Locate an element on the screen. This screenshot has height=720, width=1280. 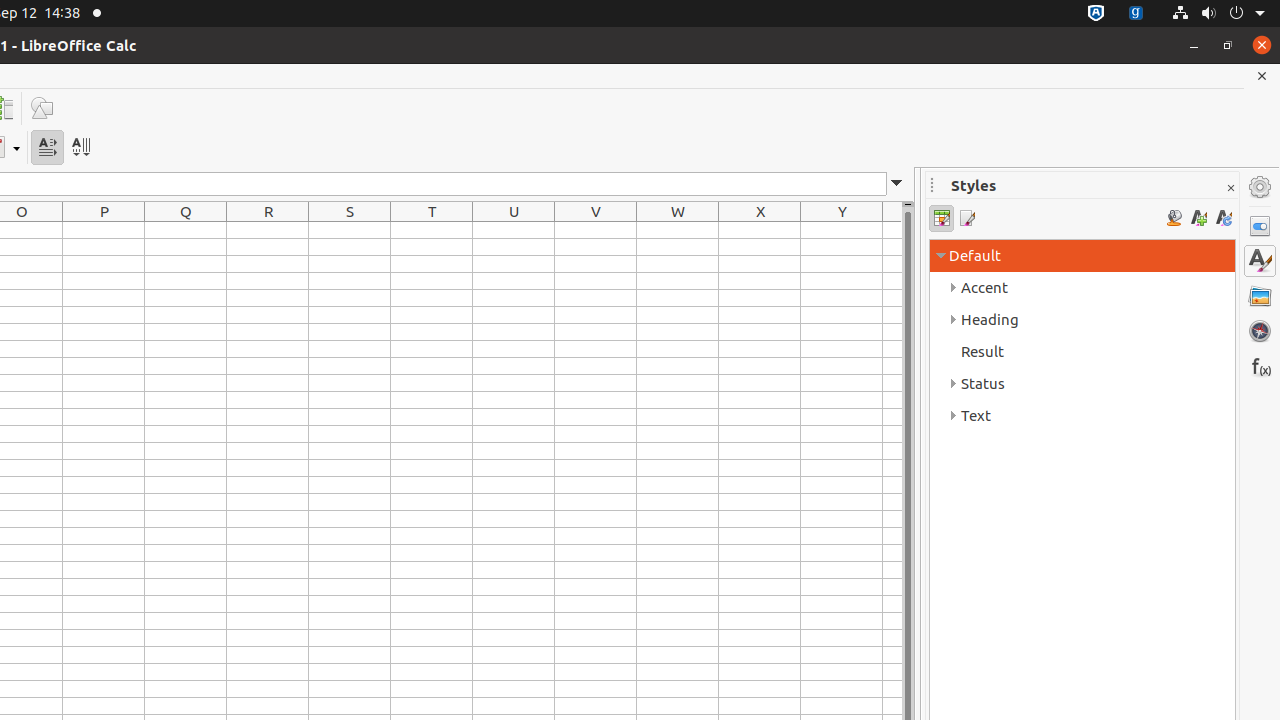
'Properties' is located at coordinates (1259, 225).